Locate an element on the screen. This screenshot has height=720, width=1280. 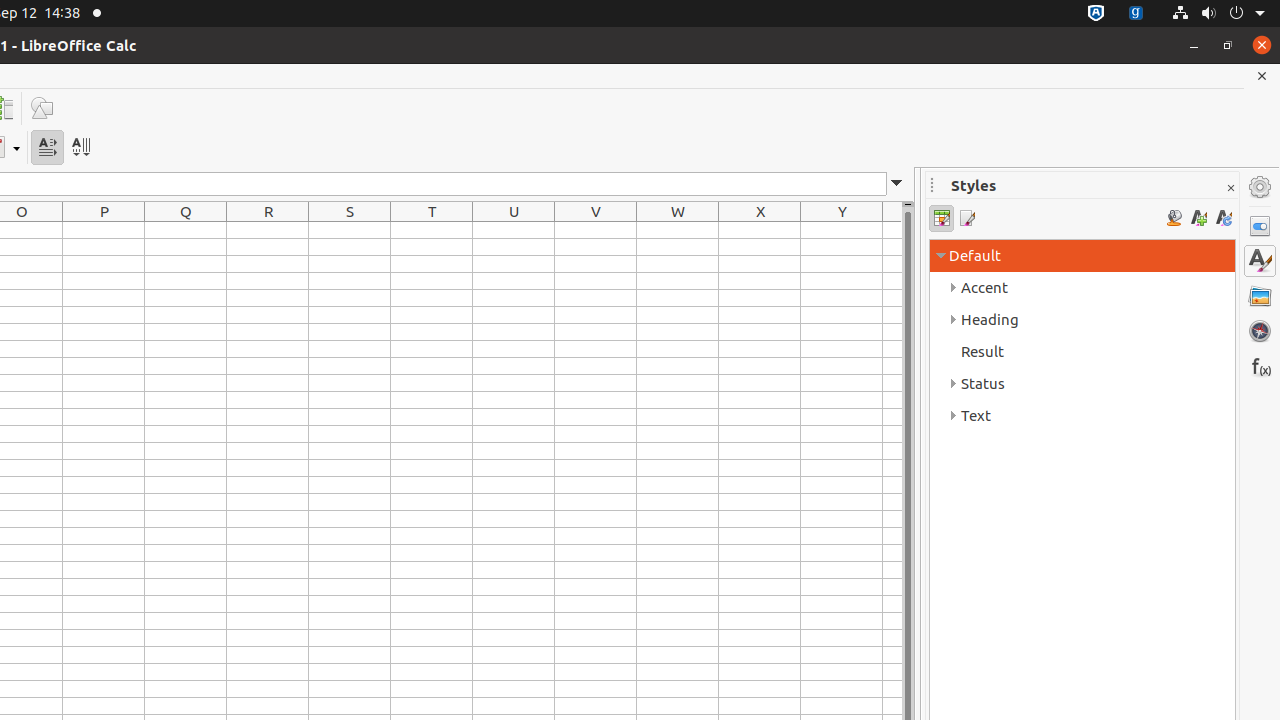
'Properties' is located at coordinates (1259, 225).